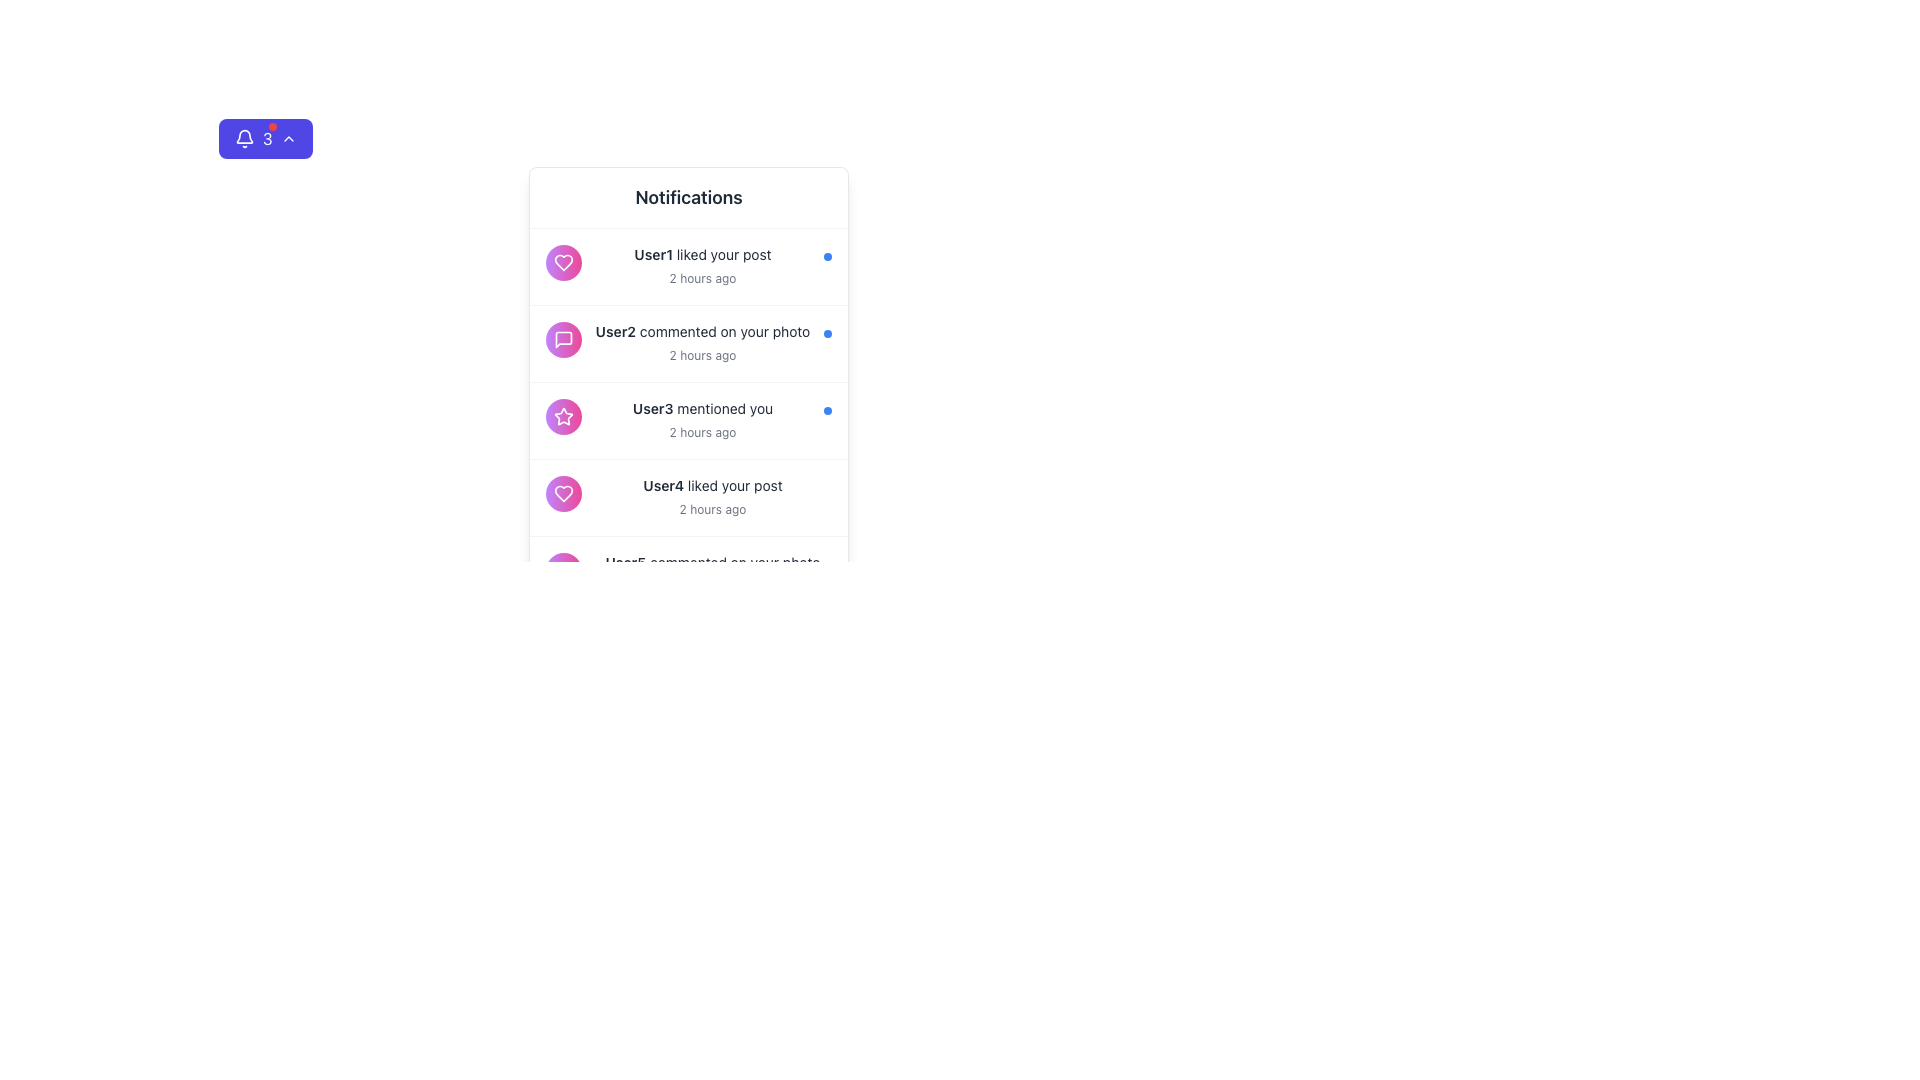 The height and width of the screenshot is (1080, 1920). I want to click on the text label displaying 'User5', which is part of the fifth notification entry in the 'Notifications' list, so click(624, 562).